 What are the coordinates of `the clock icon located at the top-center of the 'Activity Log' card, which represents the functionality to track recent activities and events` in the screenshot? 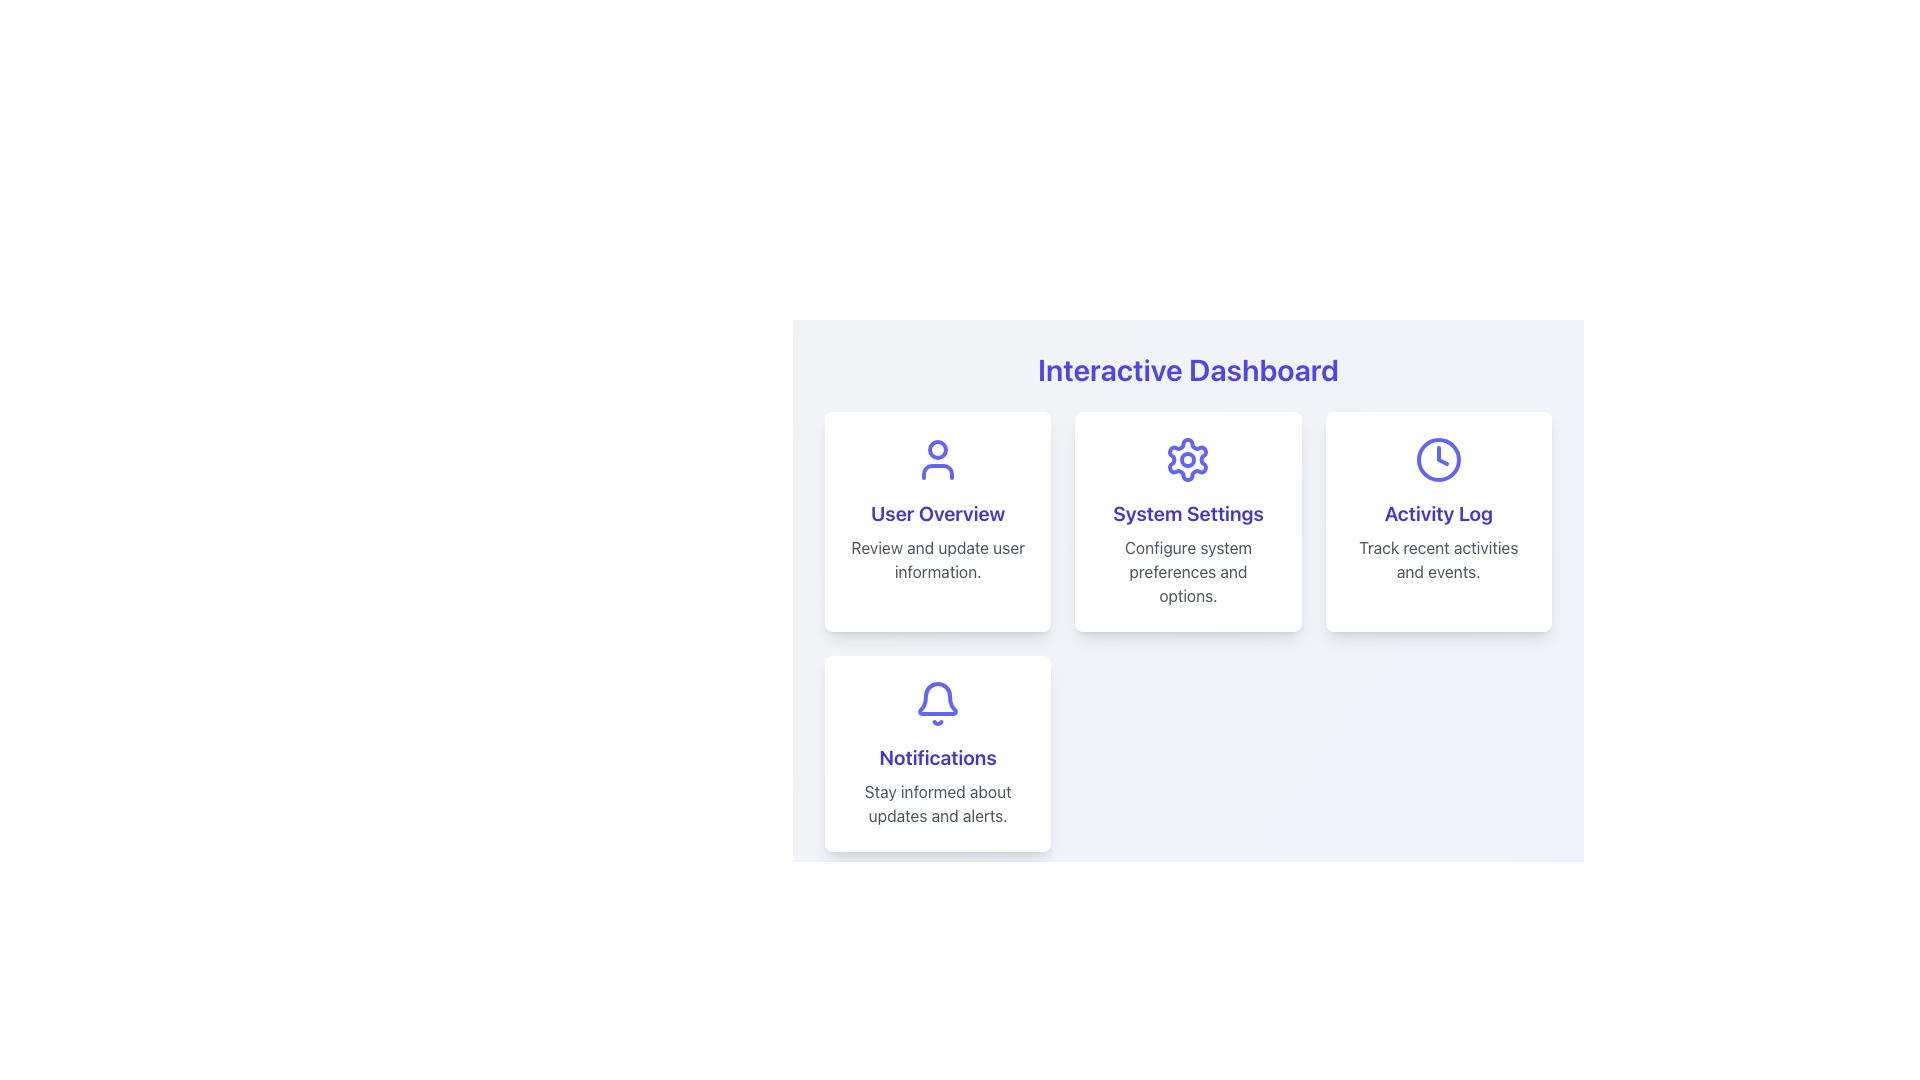 It's located at (1437, 459).